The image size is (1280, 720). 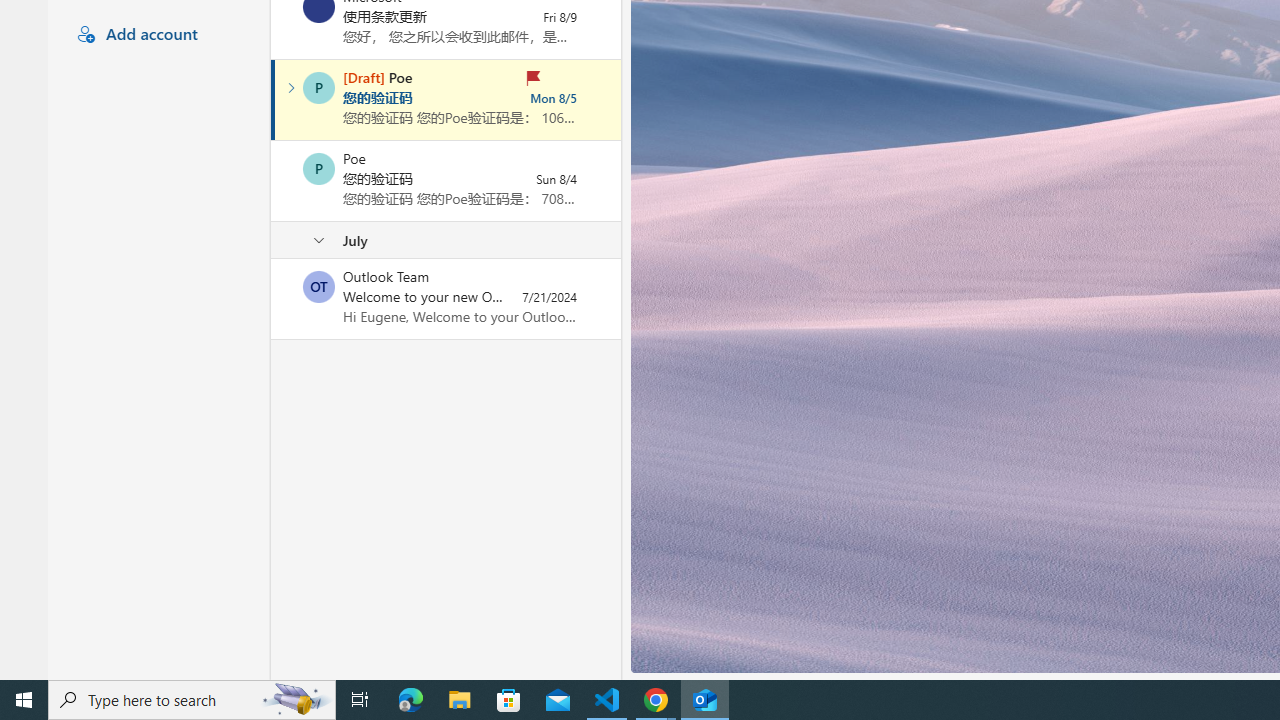 I want to click on 'Outlook Team', so click(x=318, y=286).